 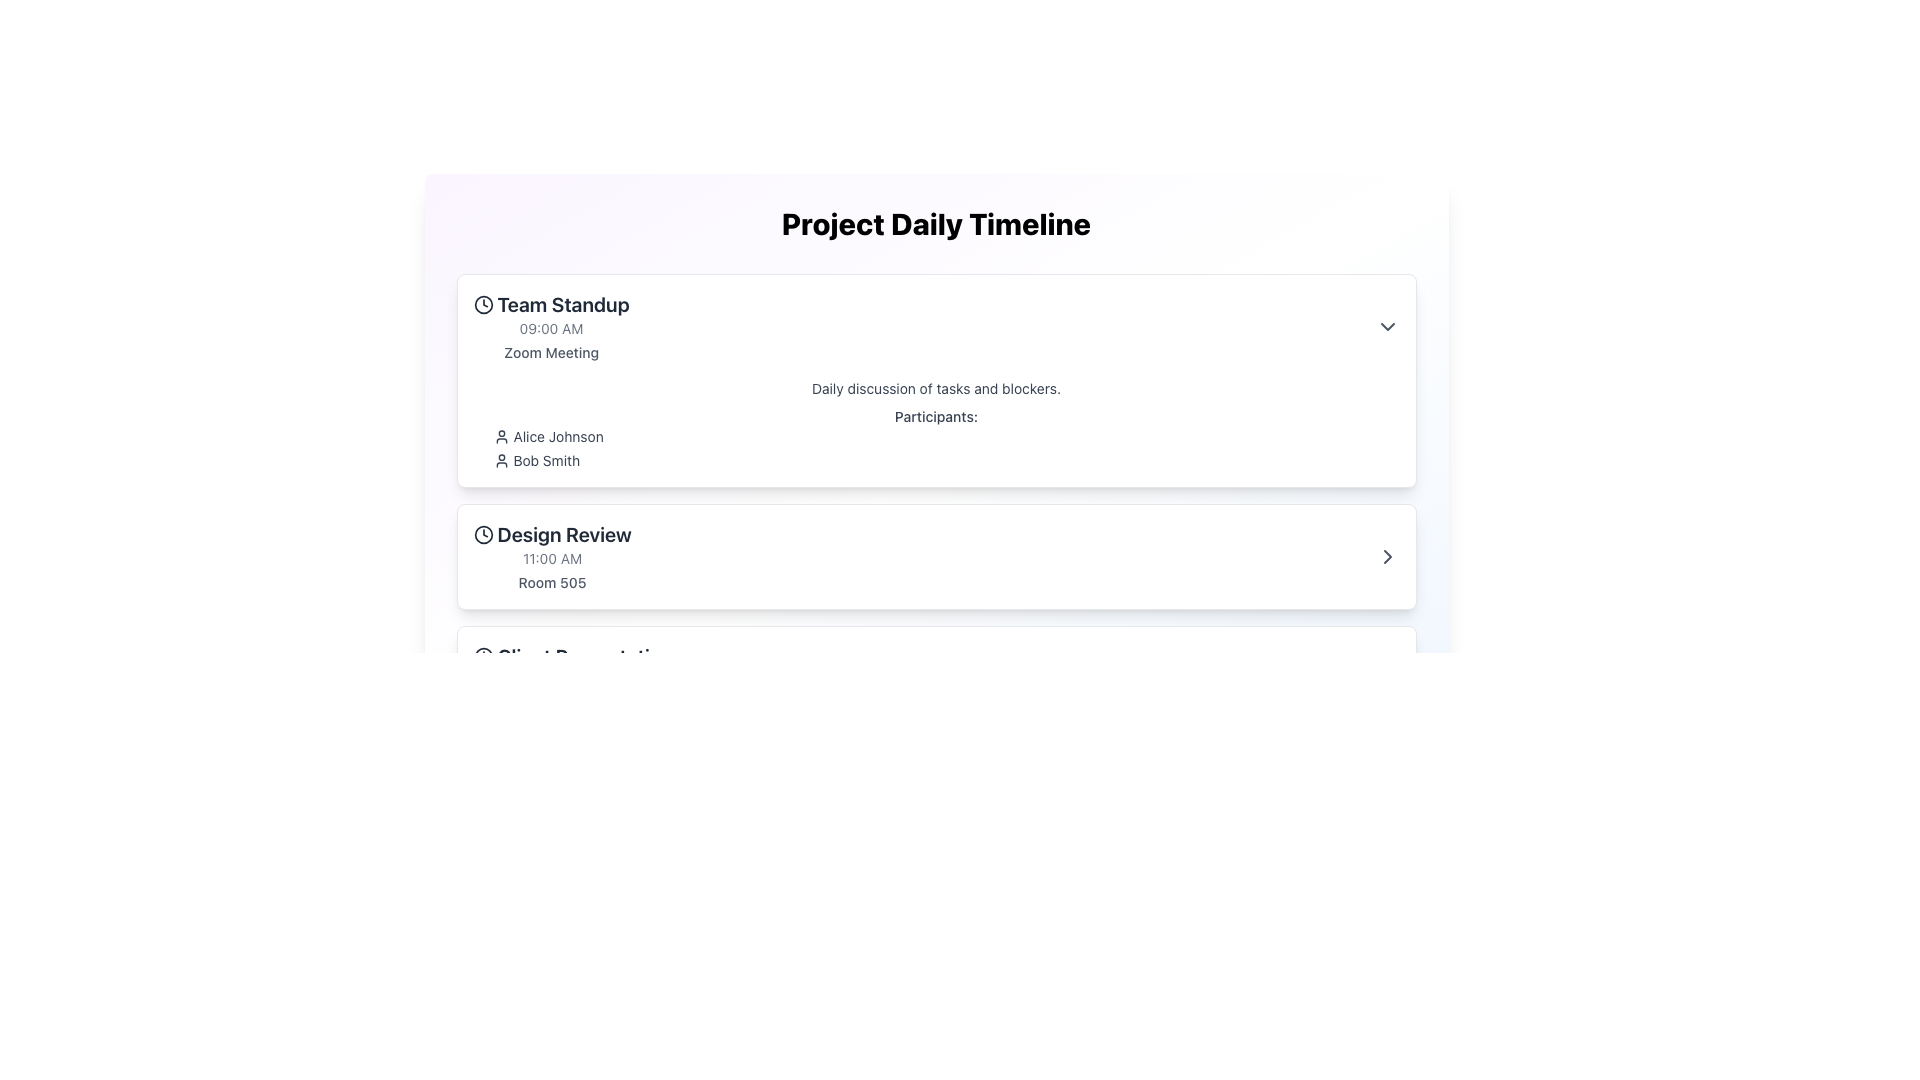 I want to click on the 'Team Standup' event listing in the top section of the 'Project Daily Timeline' interface, which is the first entry in a vertical list of events displayed within a white card with rounded edges, so click(x=551, y=326).